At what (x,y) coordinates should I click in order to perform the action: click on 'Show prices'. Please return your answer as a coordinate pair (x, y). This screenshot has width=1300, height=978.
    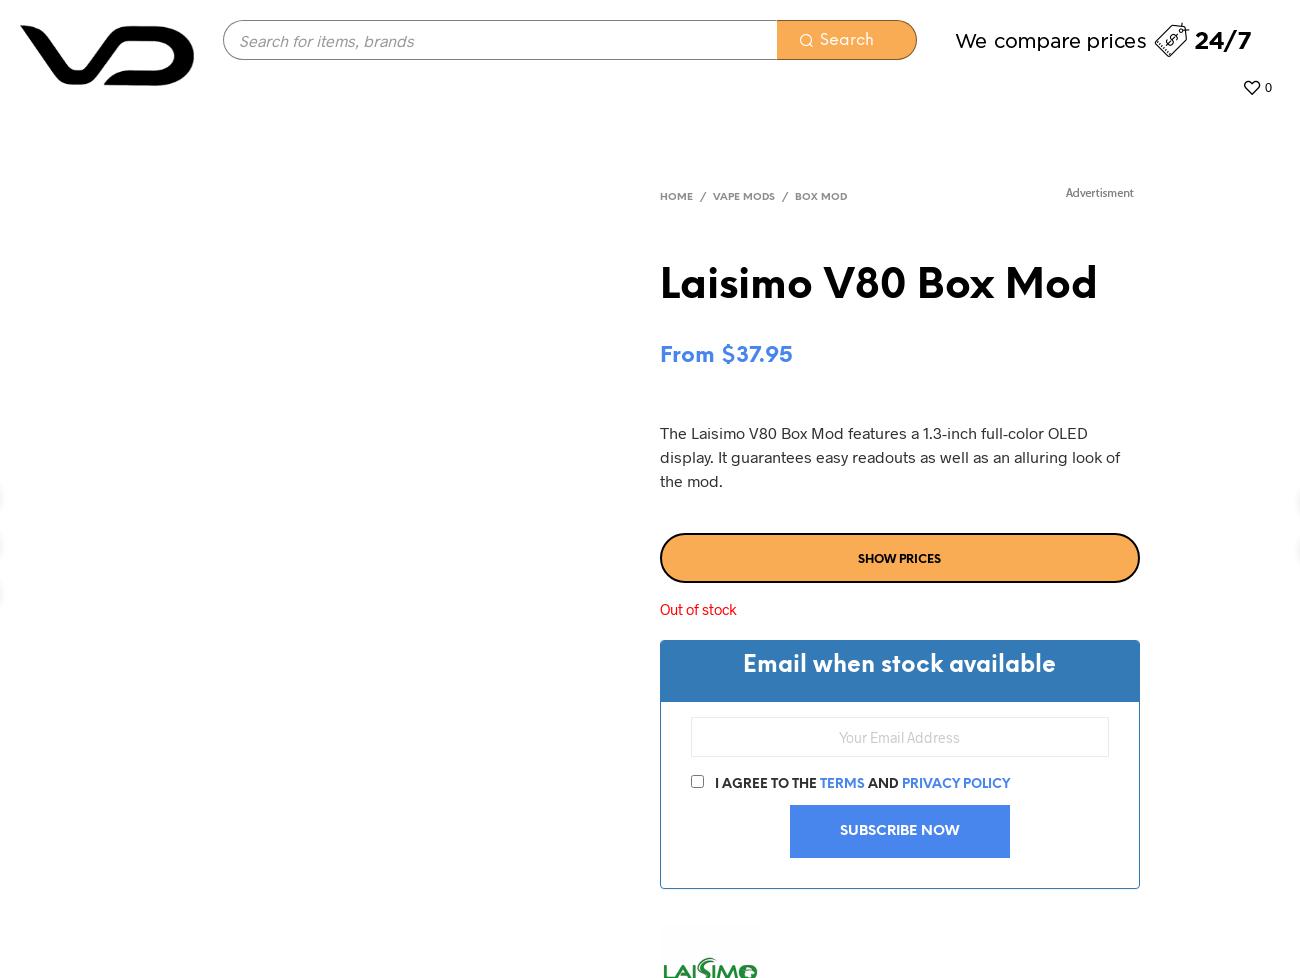
    Looking at the image, I should click on (898, 559).